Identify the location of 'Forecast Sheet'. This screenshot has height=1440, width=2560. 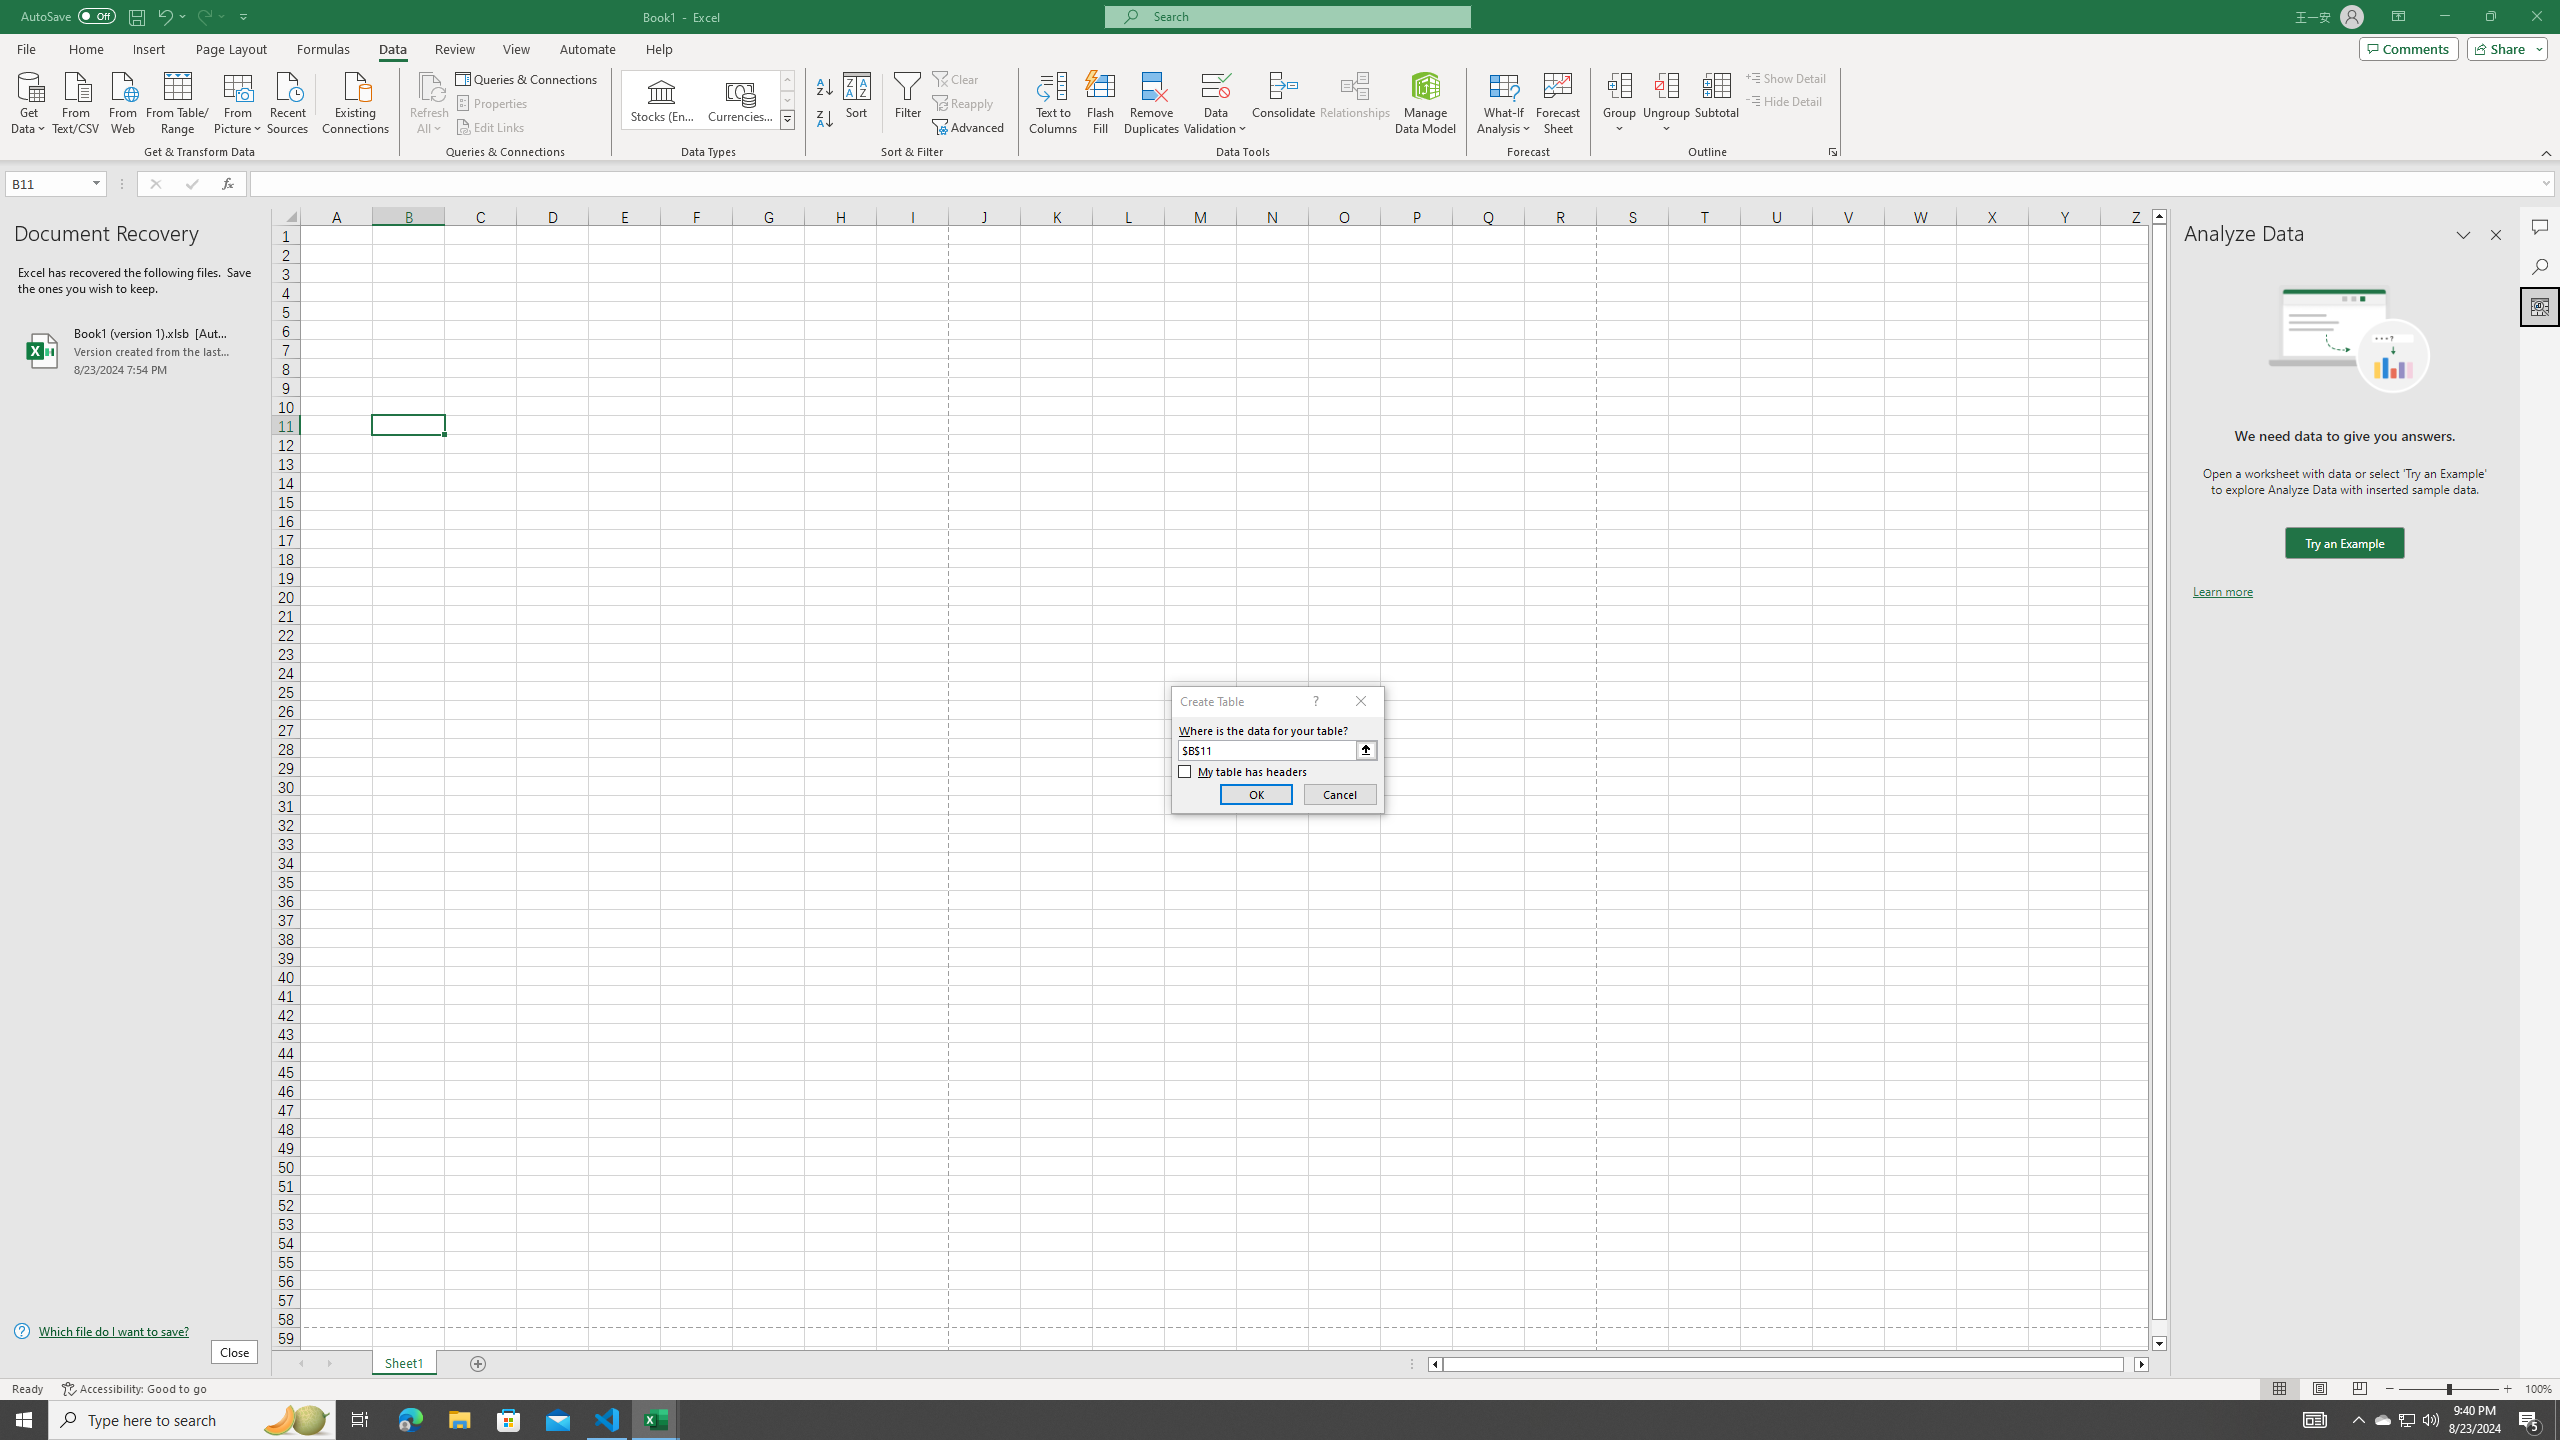
(1557, 103).